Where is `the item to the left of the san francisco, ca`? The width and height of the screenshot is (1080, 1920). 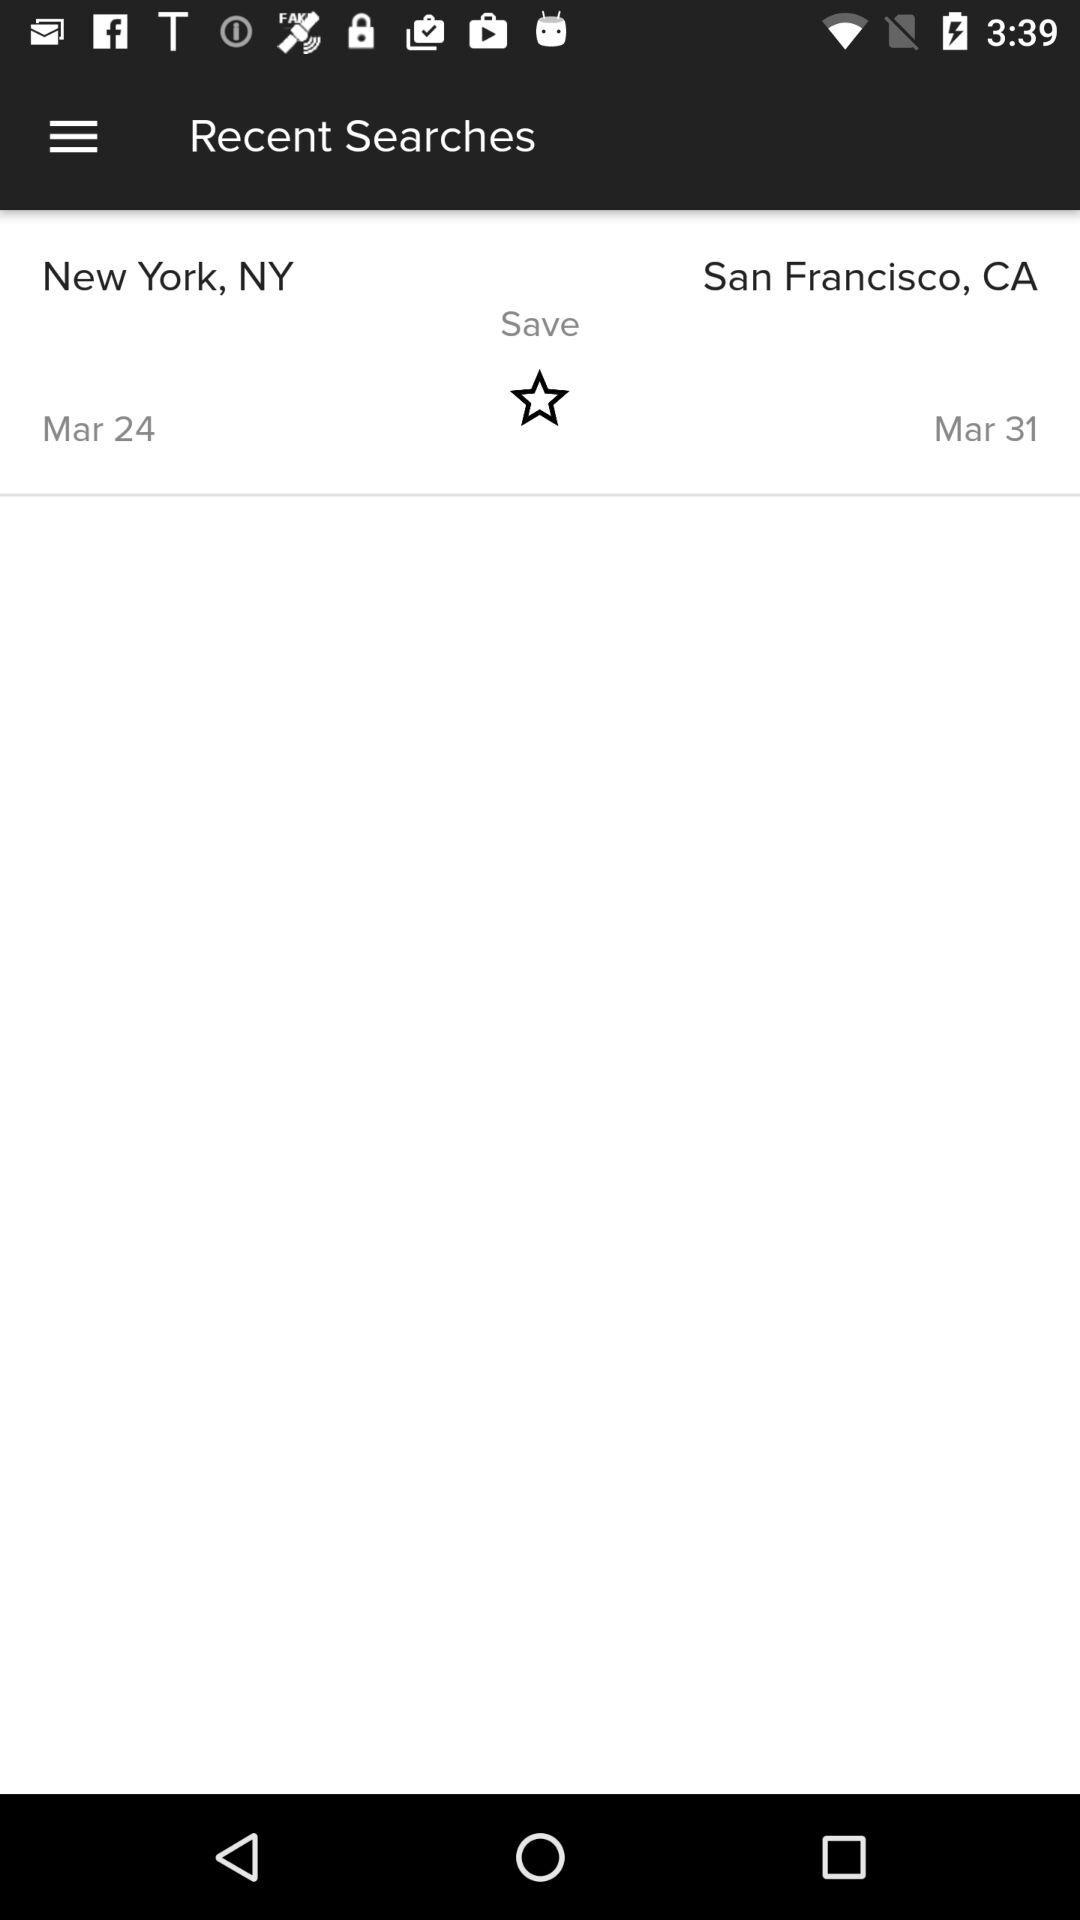 the item to the left of the san francisco, ca is located at coordinates (290, 276).